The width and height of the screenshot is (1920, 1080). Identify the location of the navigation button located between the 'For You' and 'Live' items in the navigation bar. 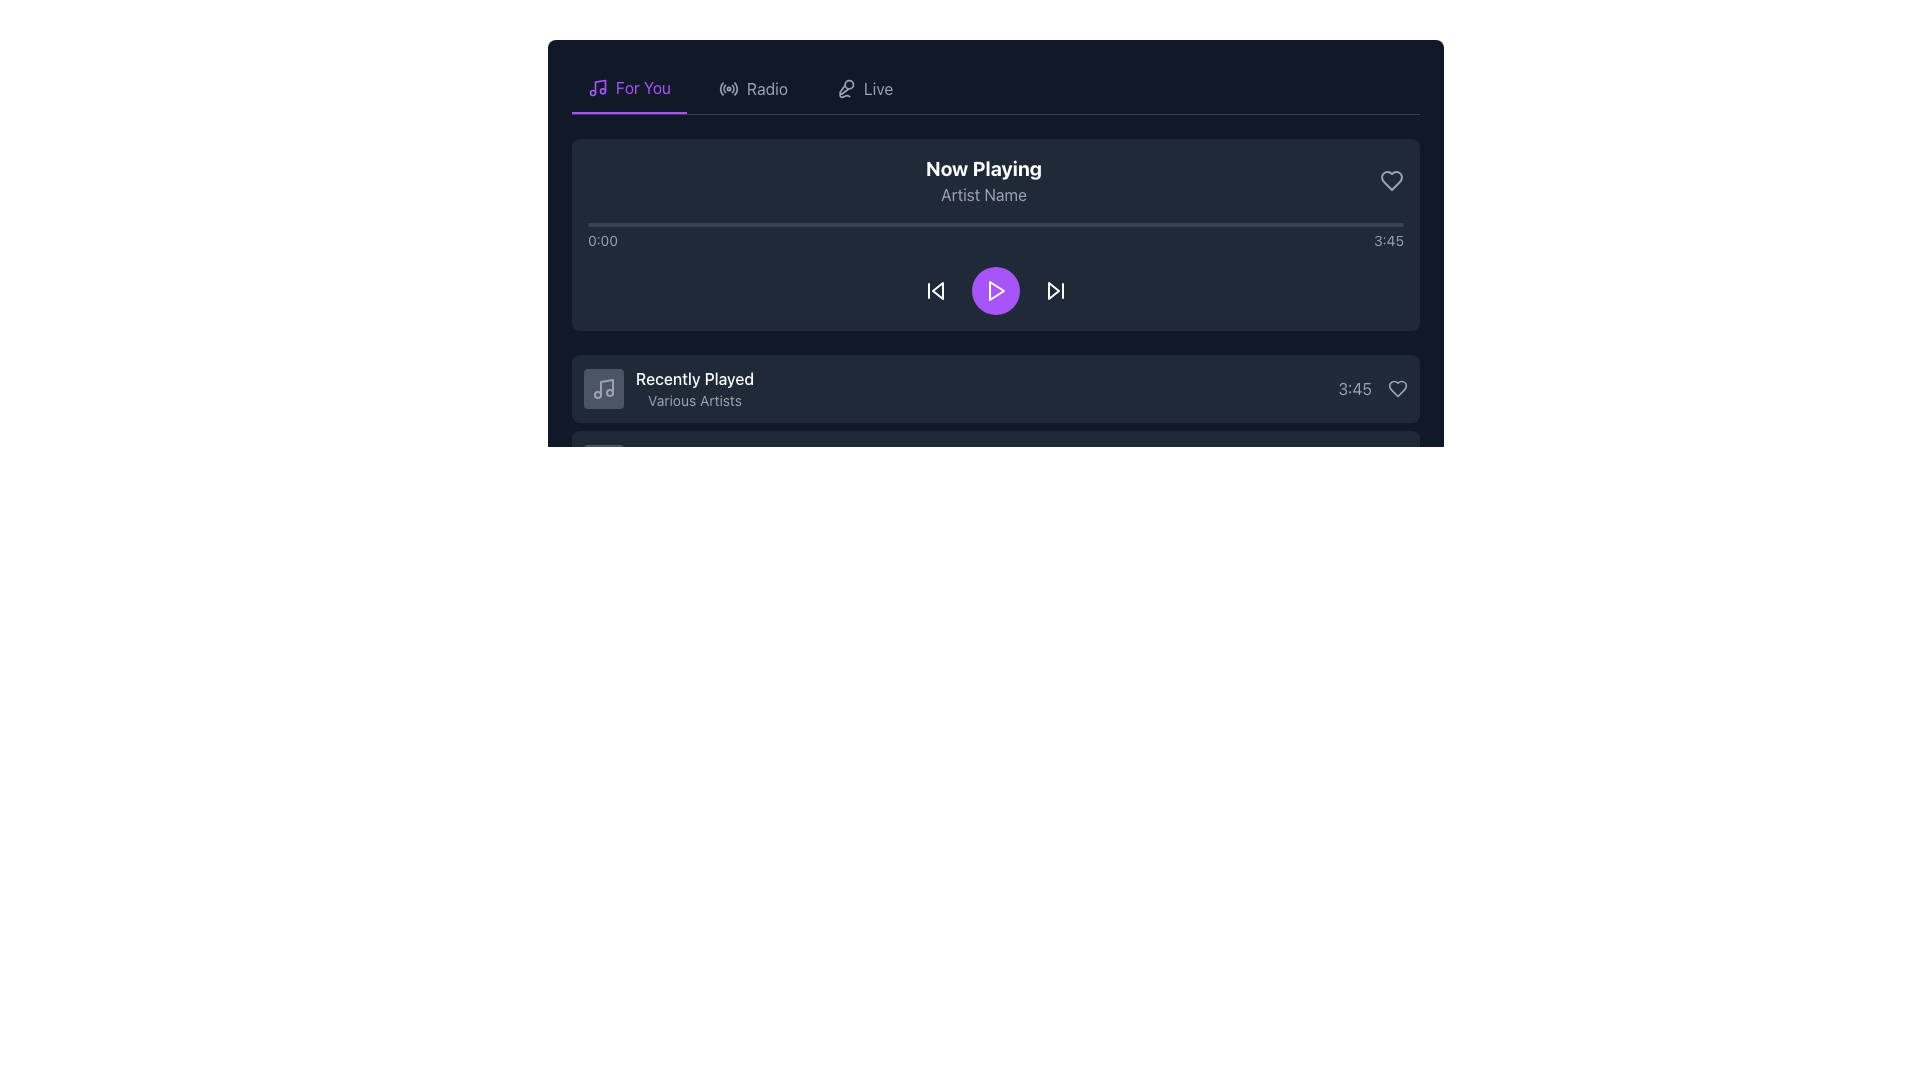
(752, 87).